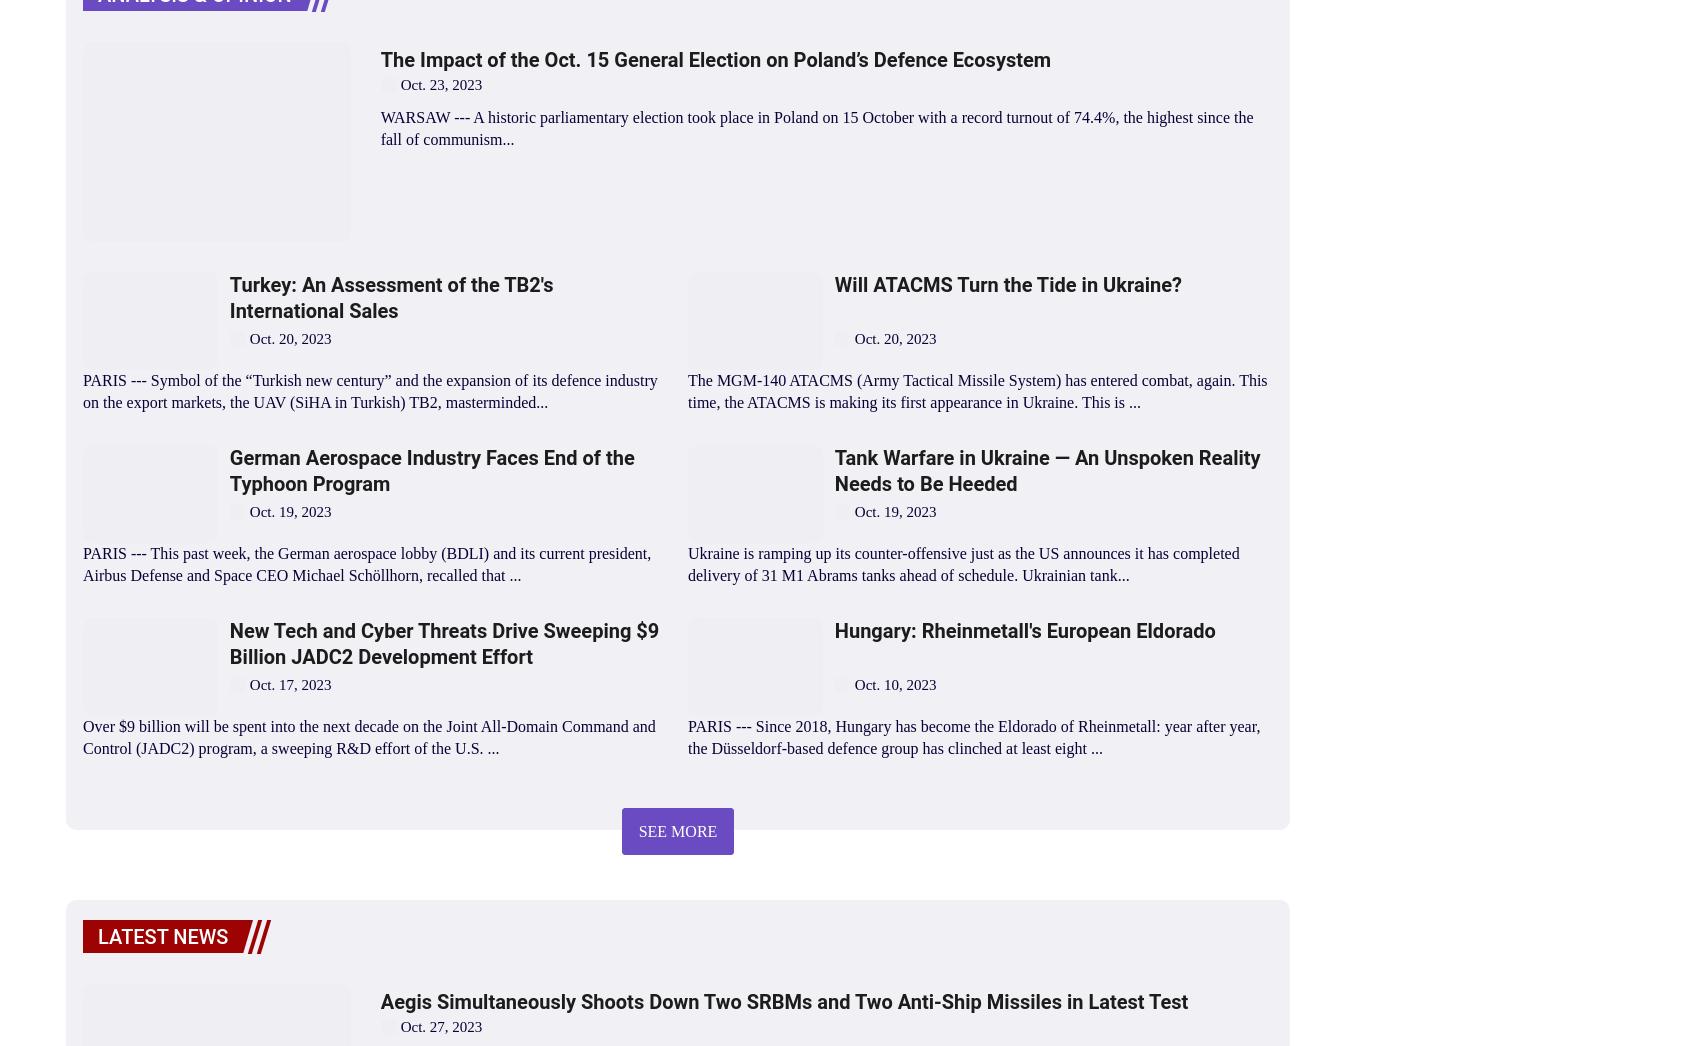 This screenshot has width=1692, height=1046. I want to click on 'German Aerospace Industry Faces End of the Typhoon Program', so click(430, 468).